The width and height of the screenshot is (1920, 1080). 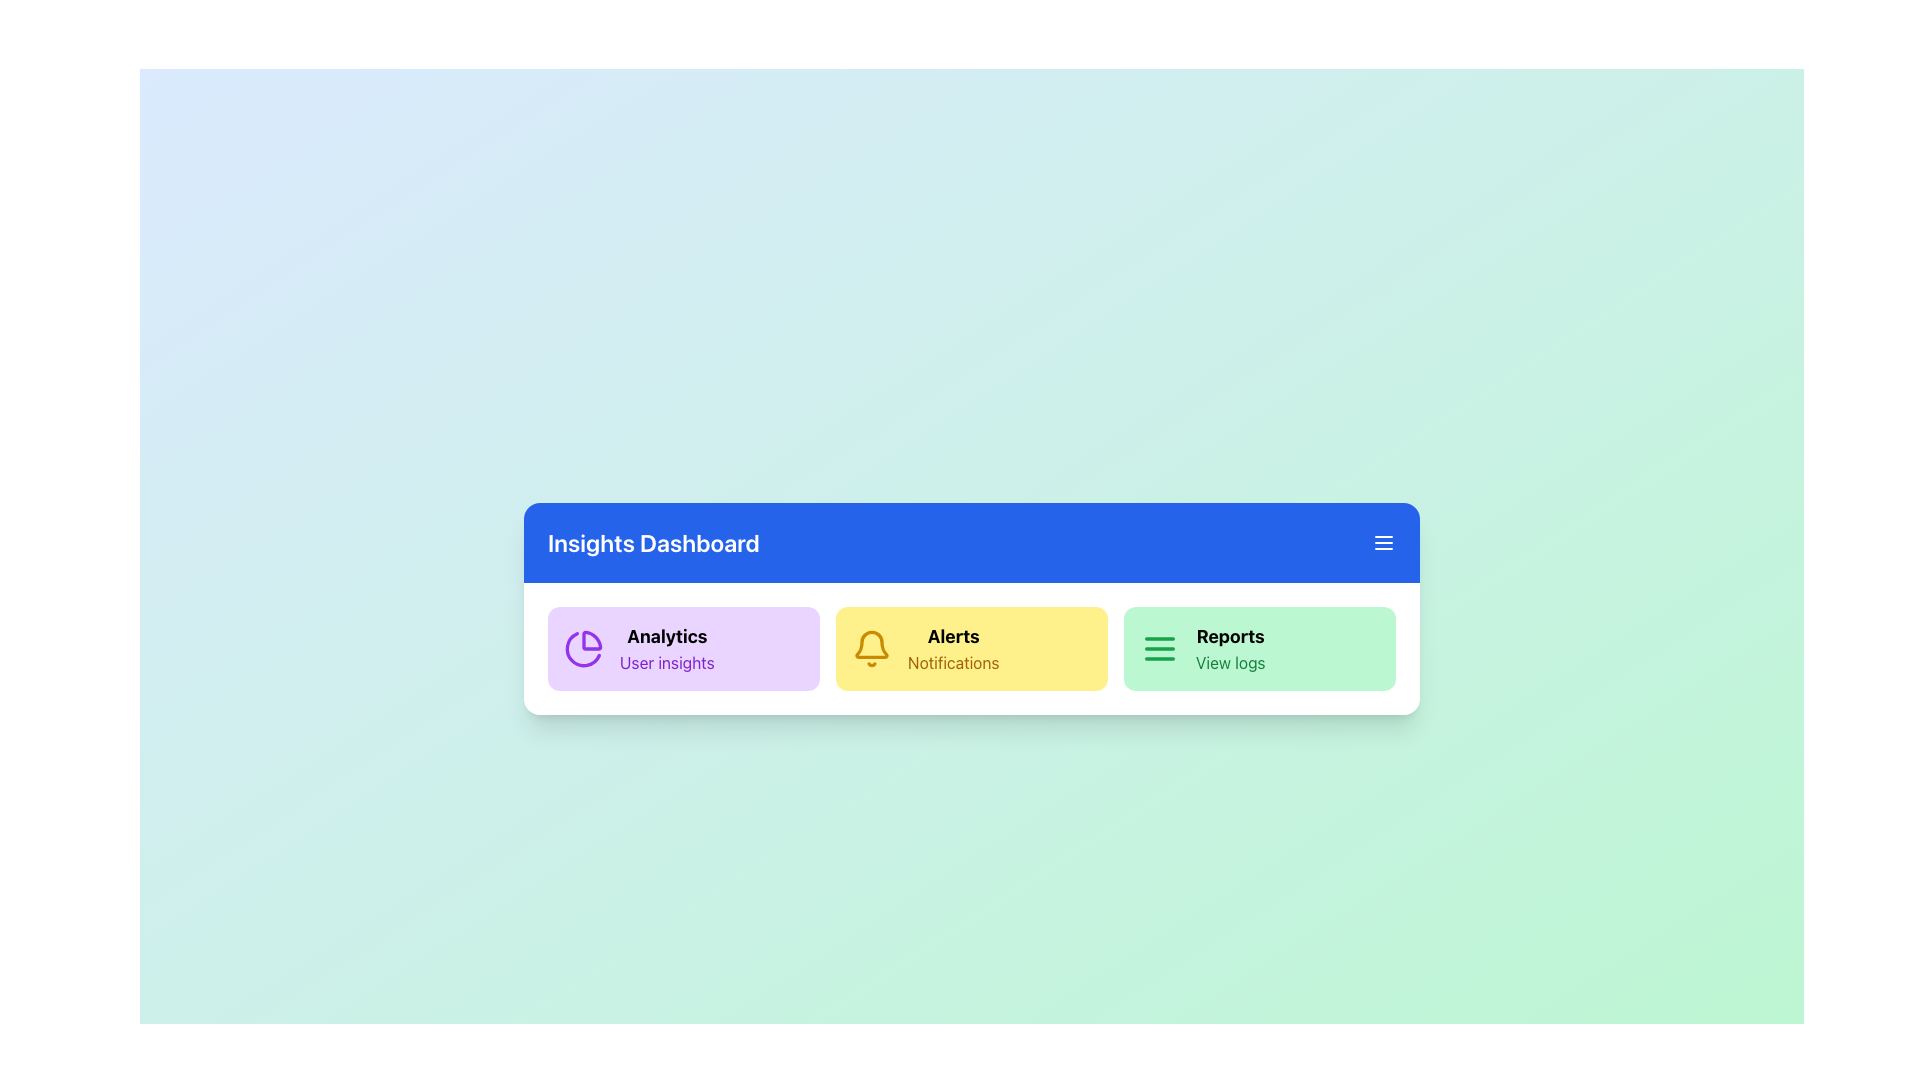 What do you see at coordinates (1382, 543) in the screenshot?
I see `the menu icon button, which consists of three horizontal white lines on a blue background, located at the top-right corner of the 'Insights Dashboard' header` at bounding box center [1382, 543].